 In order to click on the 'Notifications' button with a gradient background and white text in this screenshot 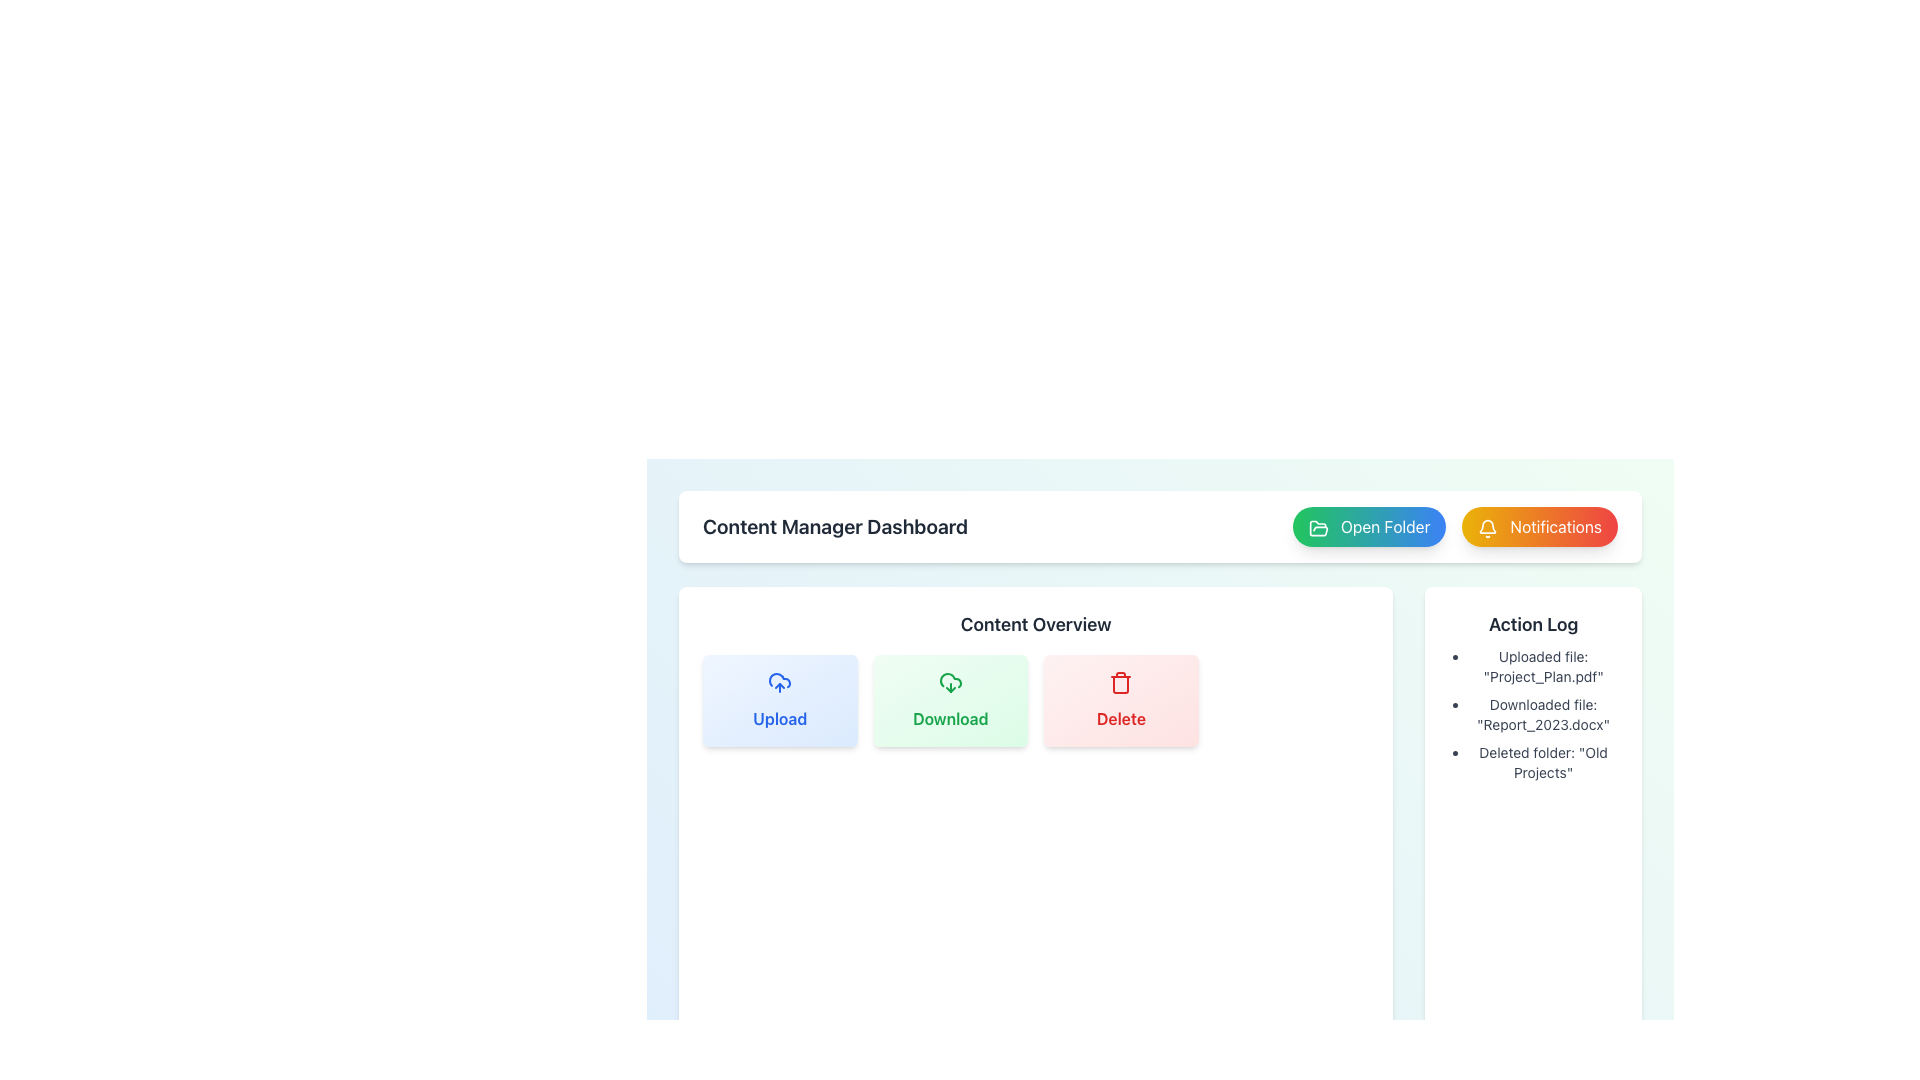, I will do `click(1539, 526)`.